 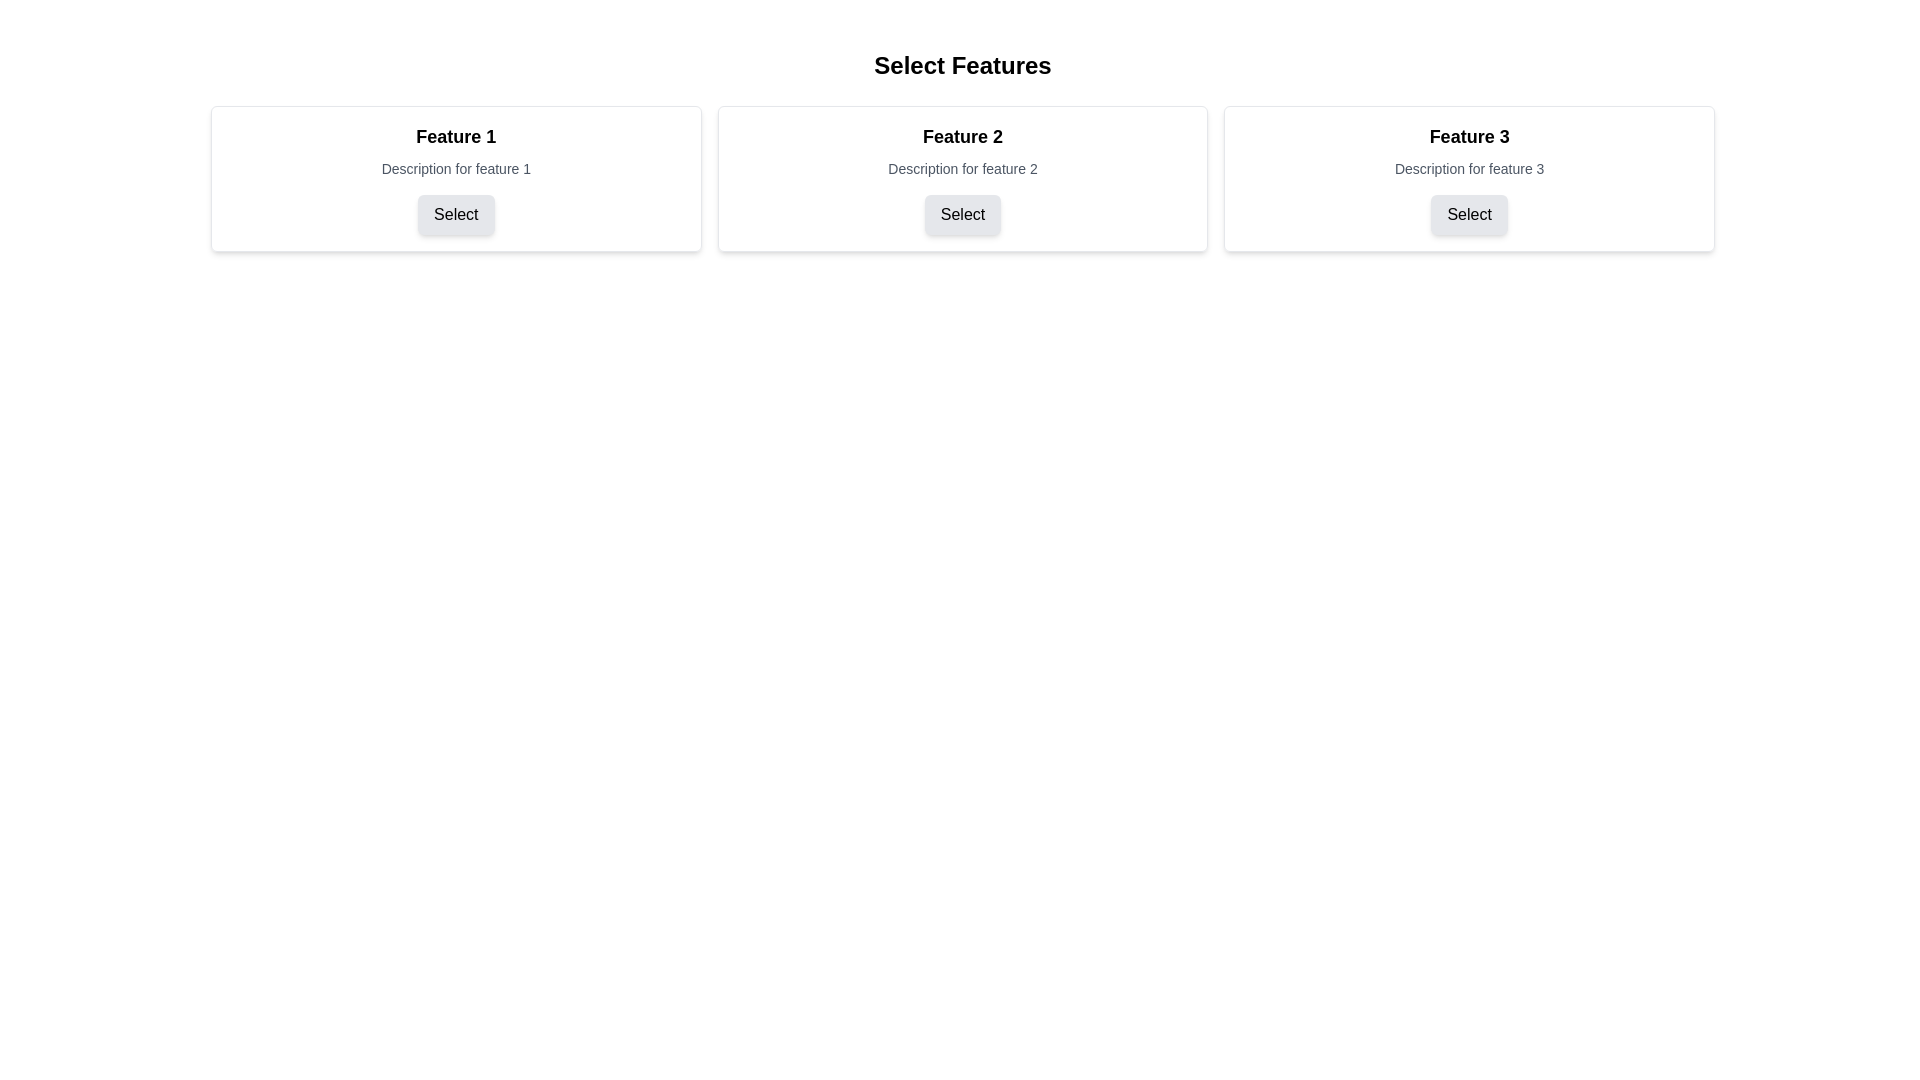 What do you see at coordinates (963, 215) in the screenshot?
I see `the 'Select' button, a rectangular button with rounded corners and a light gray background, located at the bottom of the 'Feature 2' card, below the description text` at bounding box center [963, 215].